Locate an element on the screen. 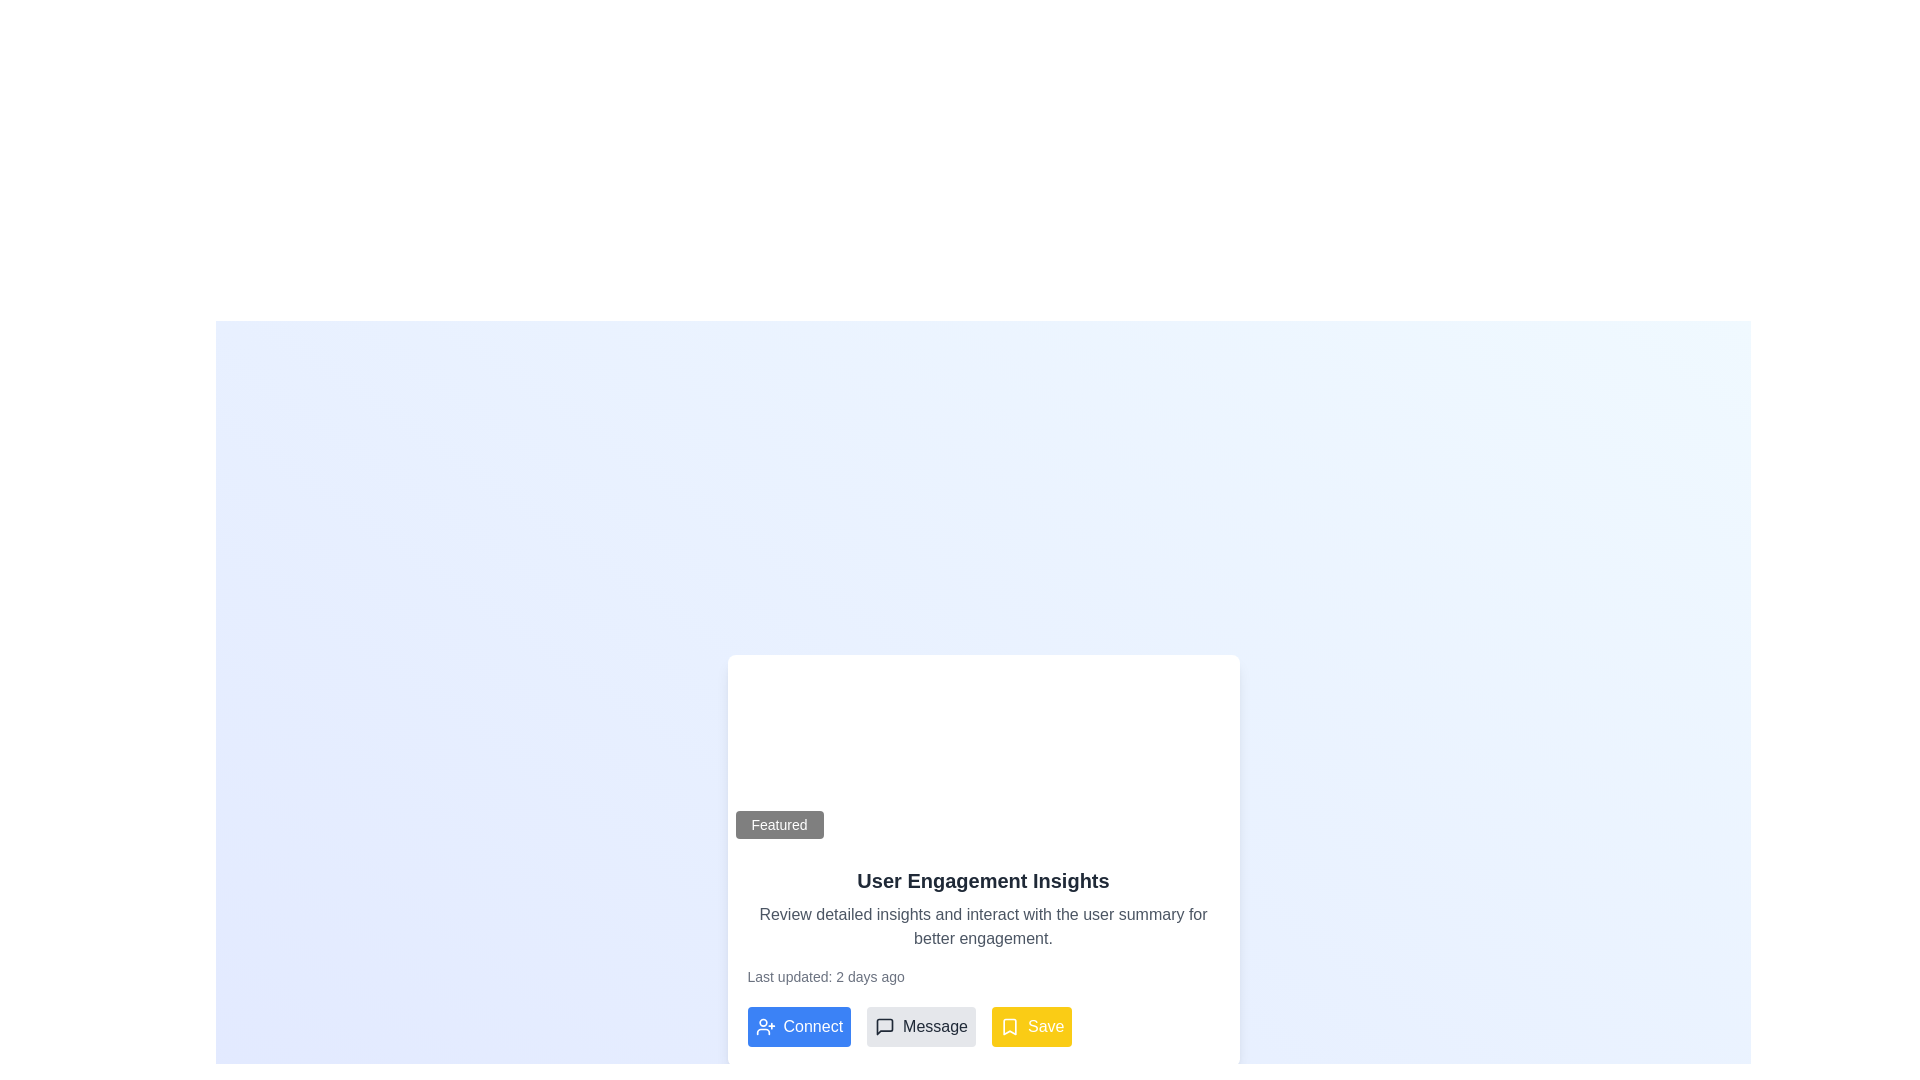 The width and height of the screenshot is (1920, 1080). the stylized bookmark icon within the 'Save' button at the bottom right of the 'User Engagement Insights' card is located at coordinates (1009, 1026).